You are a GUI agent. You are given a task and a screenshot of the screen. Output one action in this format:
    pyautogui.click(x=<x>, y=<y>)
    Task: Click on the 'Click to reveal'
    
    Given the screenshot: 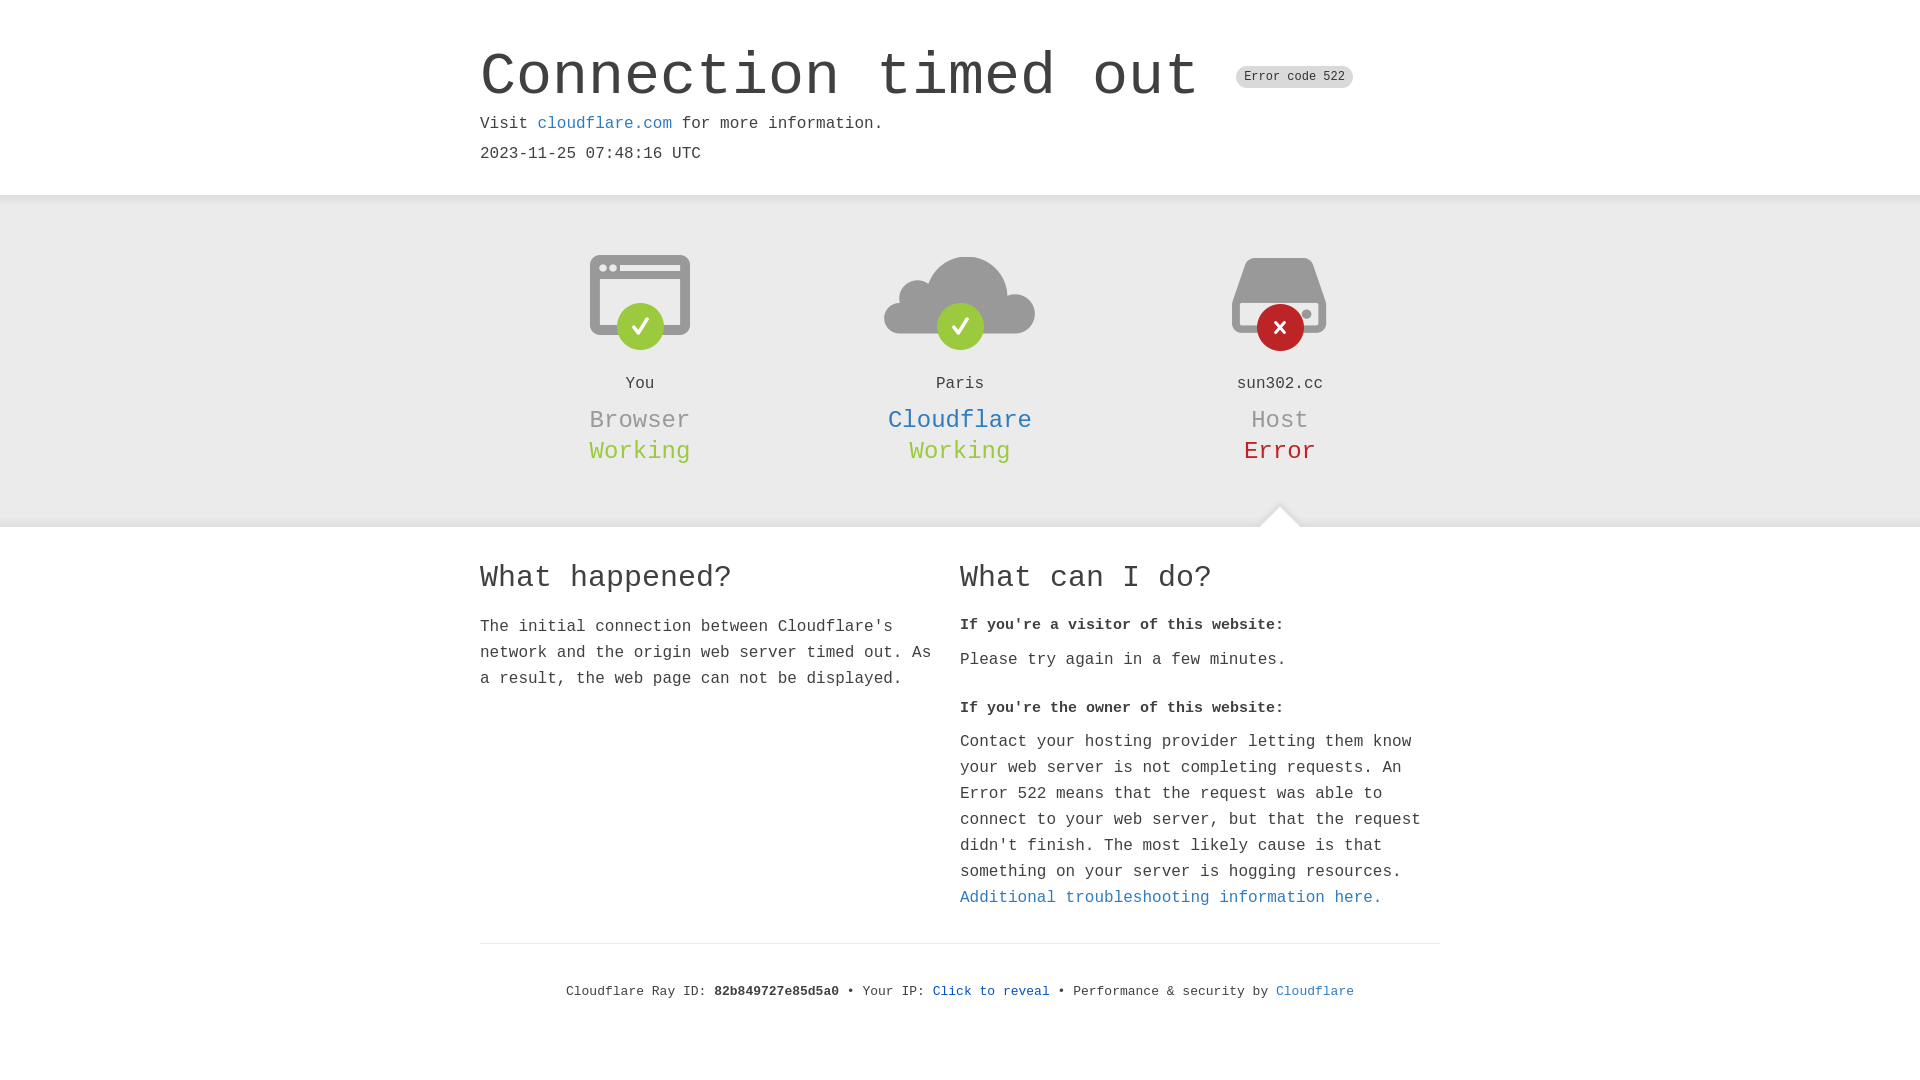 What is the action you would take?
    pyautogui.click(x=991, y=991)
    